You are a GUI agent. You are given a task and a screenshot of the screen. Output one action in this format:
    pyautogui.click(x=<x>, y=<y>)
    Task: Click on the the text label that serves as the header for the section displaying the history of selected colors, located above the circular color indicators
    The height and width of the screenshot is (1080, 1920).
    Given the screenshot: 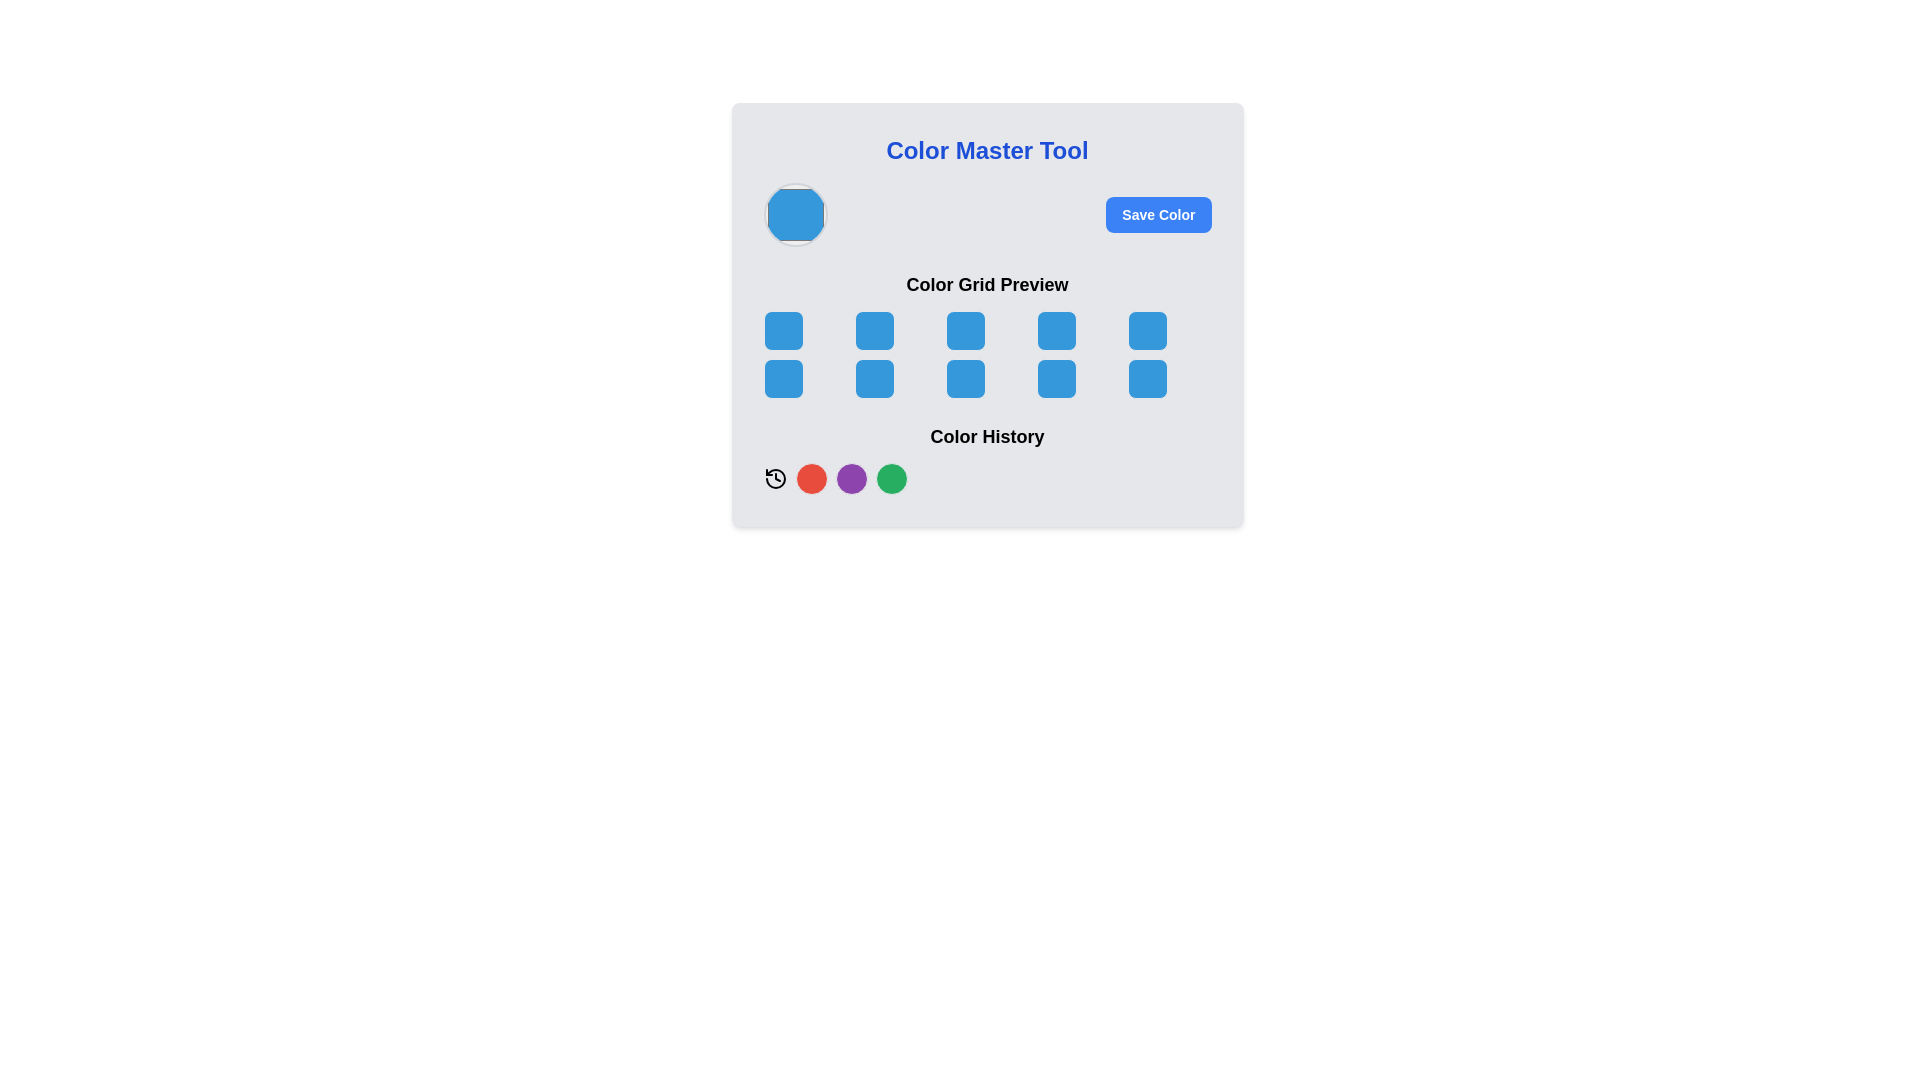 What is the action you would take?
    pyautogui.click(x=987, y=435)
    